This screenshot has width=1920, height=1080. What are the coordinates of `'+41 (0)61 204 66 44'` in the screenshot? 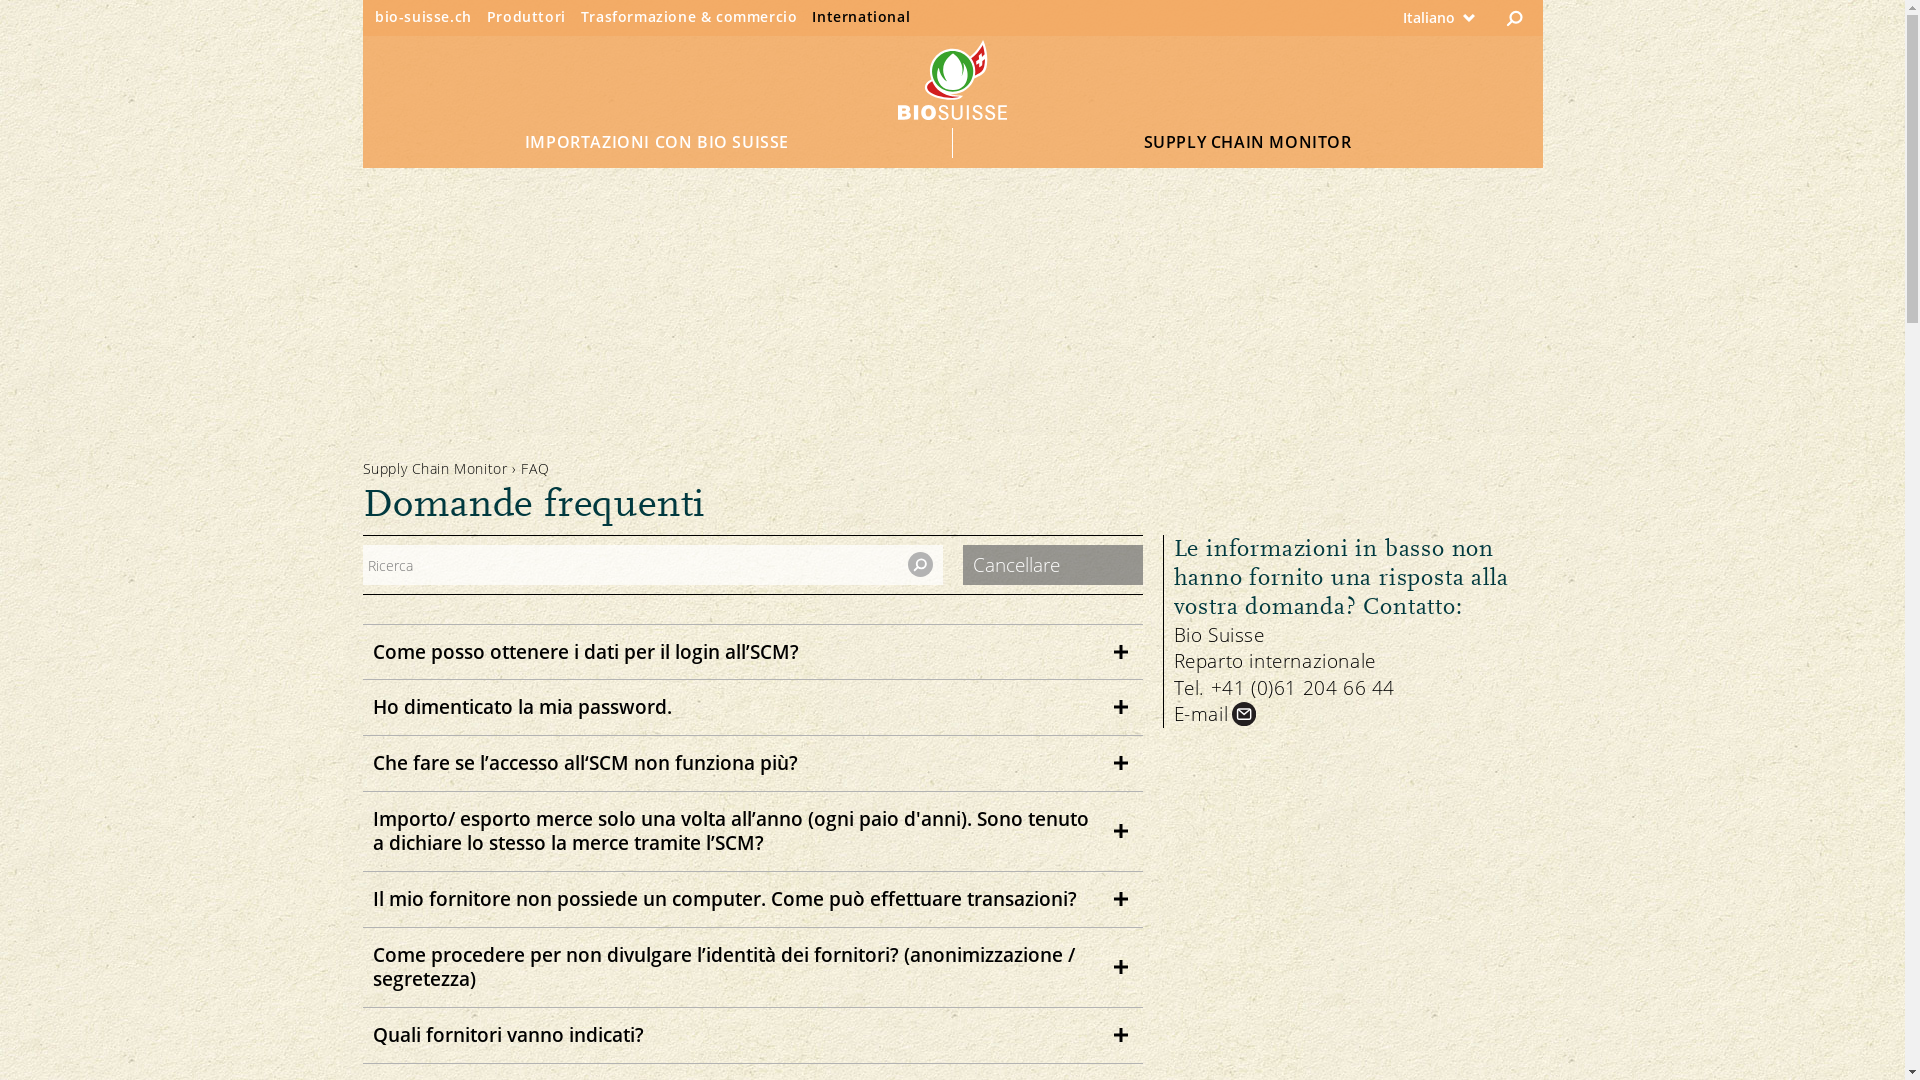 It's located at (1306, 687).